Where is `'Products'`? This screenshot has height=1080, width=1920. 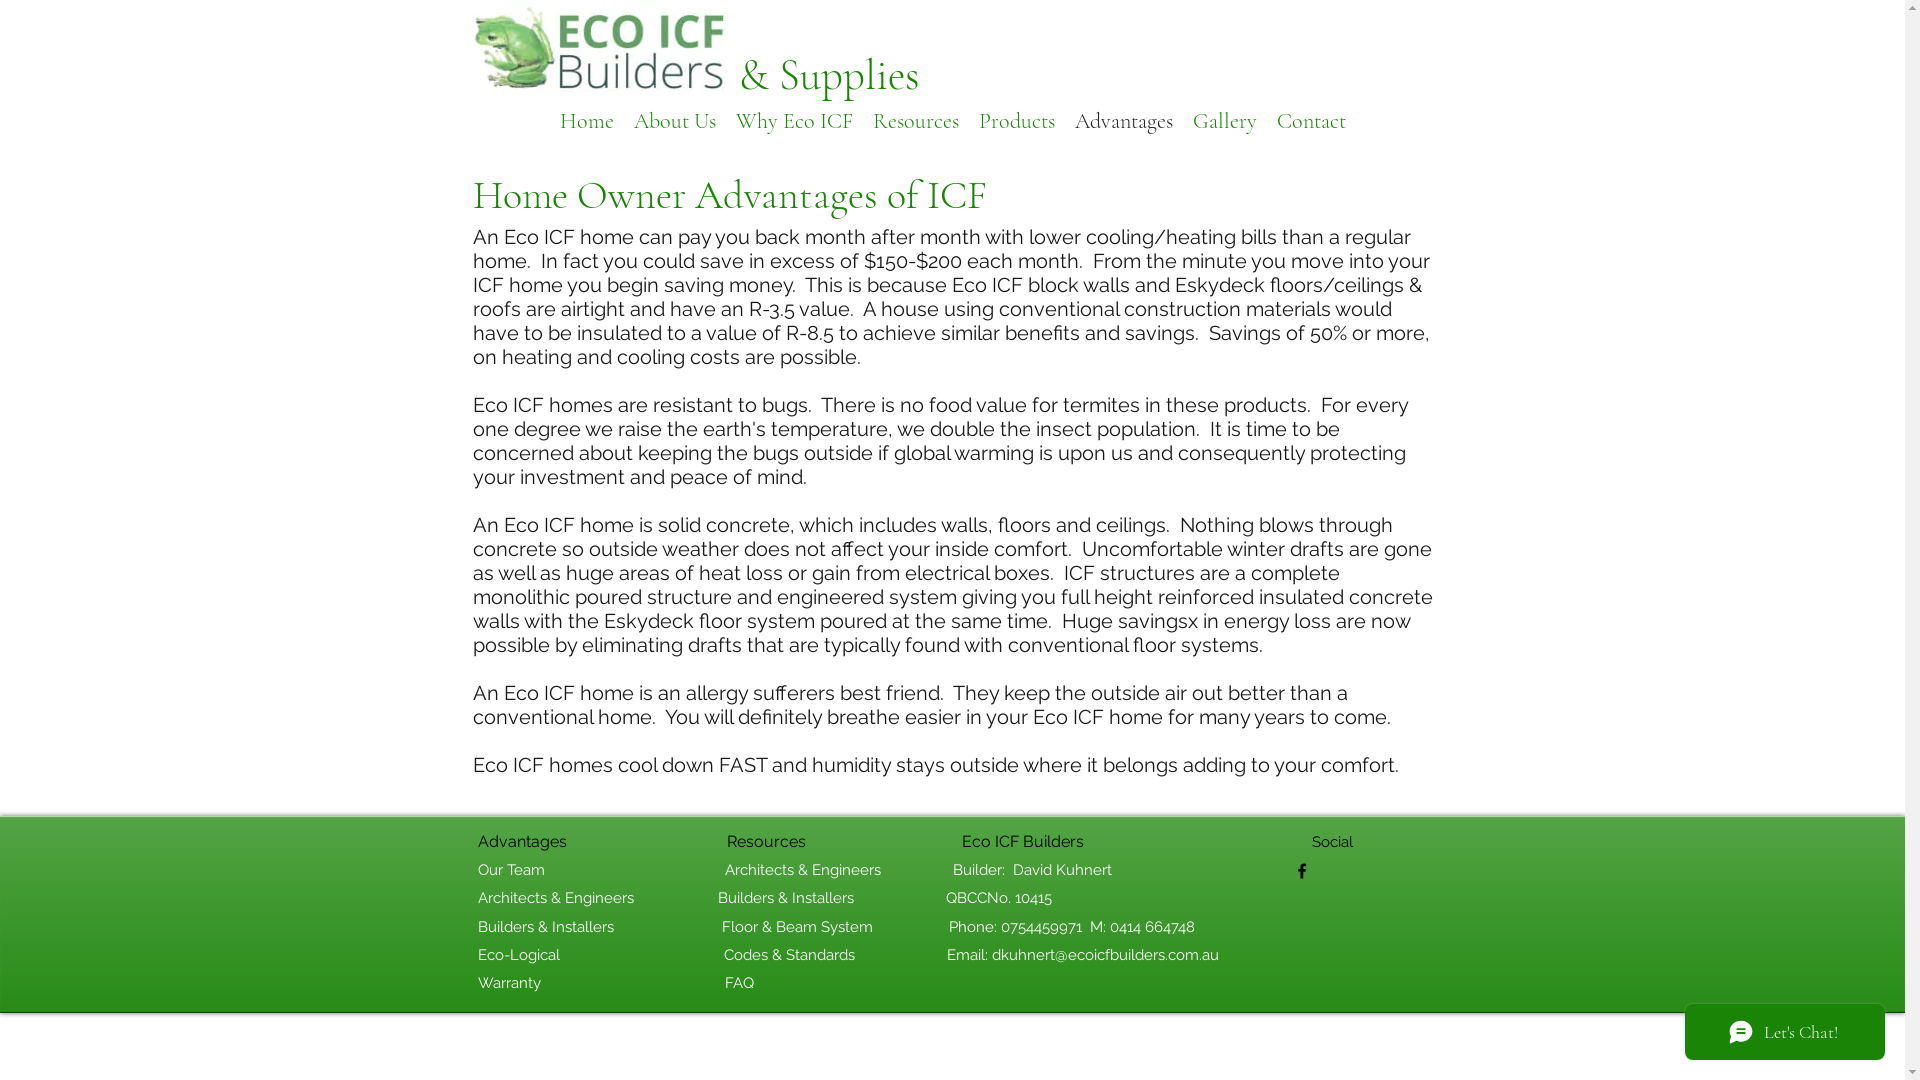
'Products' is located at coordinates (968, 118).